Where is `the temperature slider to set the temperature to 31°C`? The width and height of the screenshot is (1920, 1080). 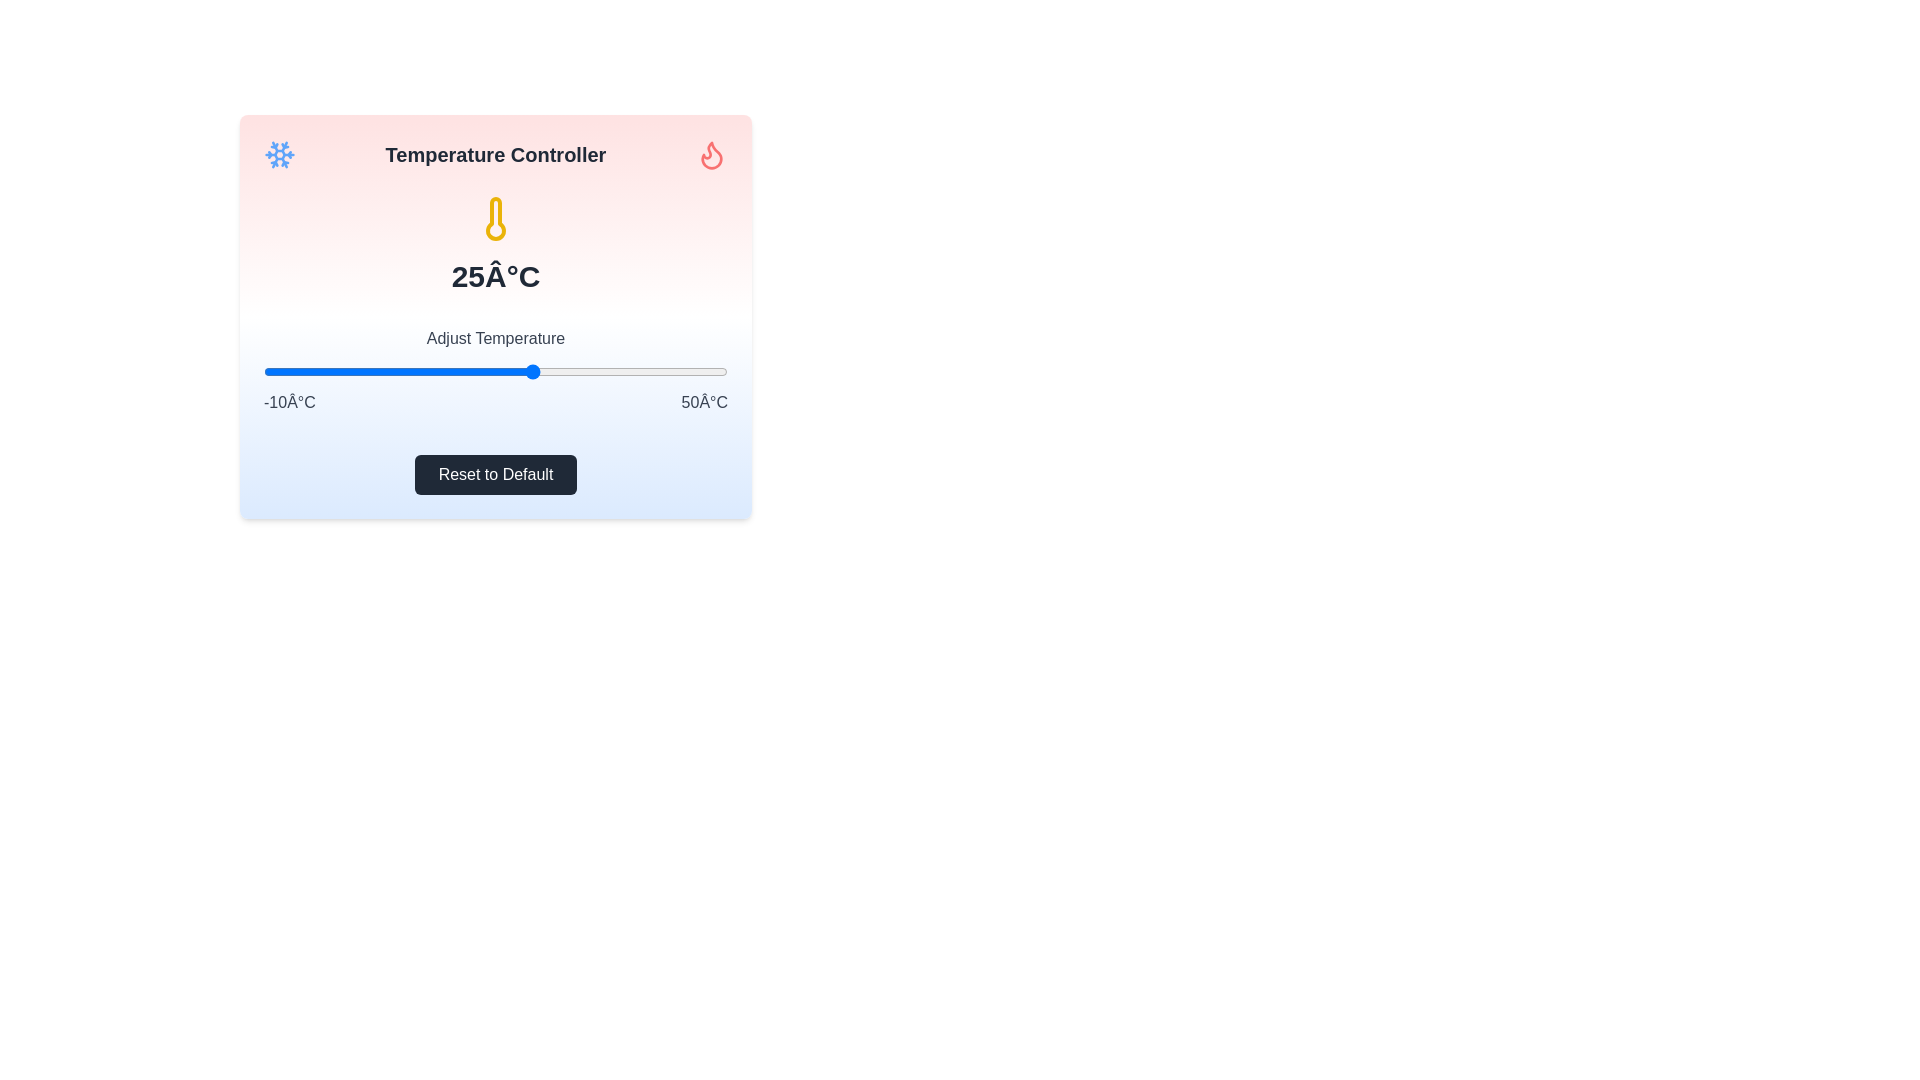 the temperature slider to set the temperature to 31°C is located at coordinates (579, 371).